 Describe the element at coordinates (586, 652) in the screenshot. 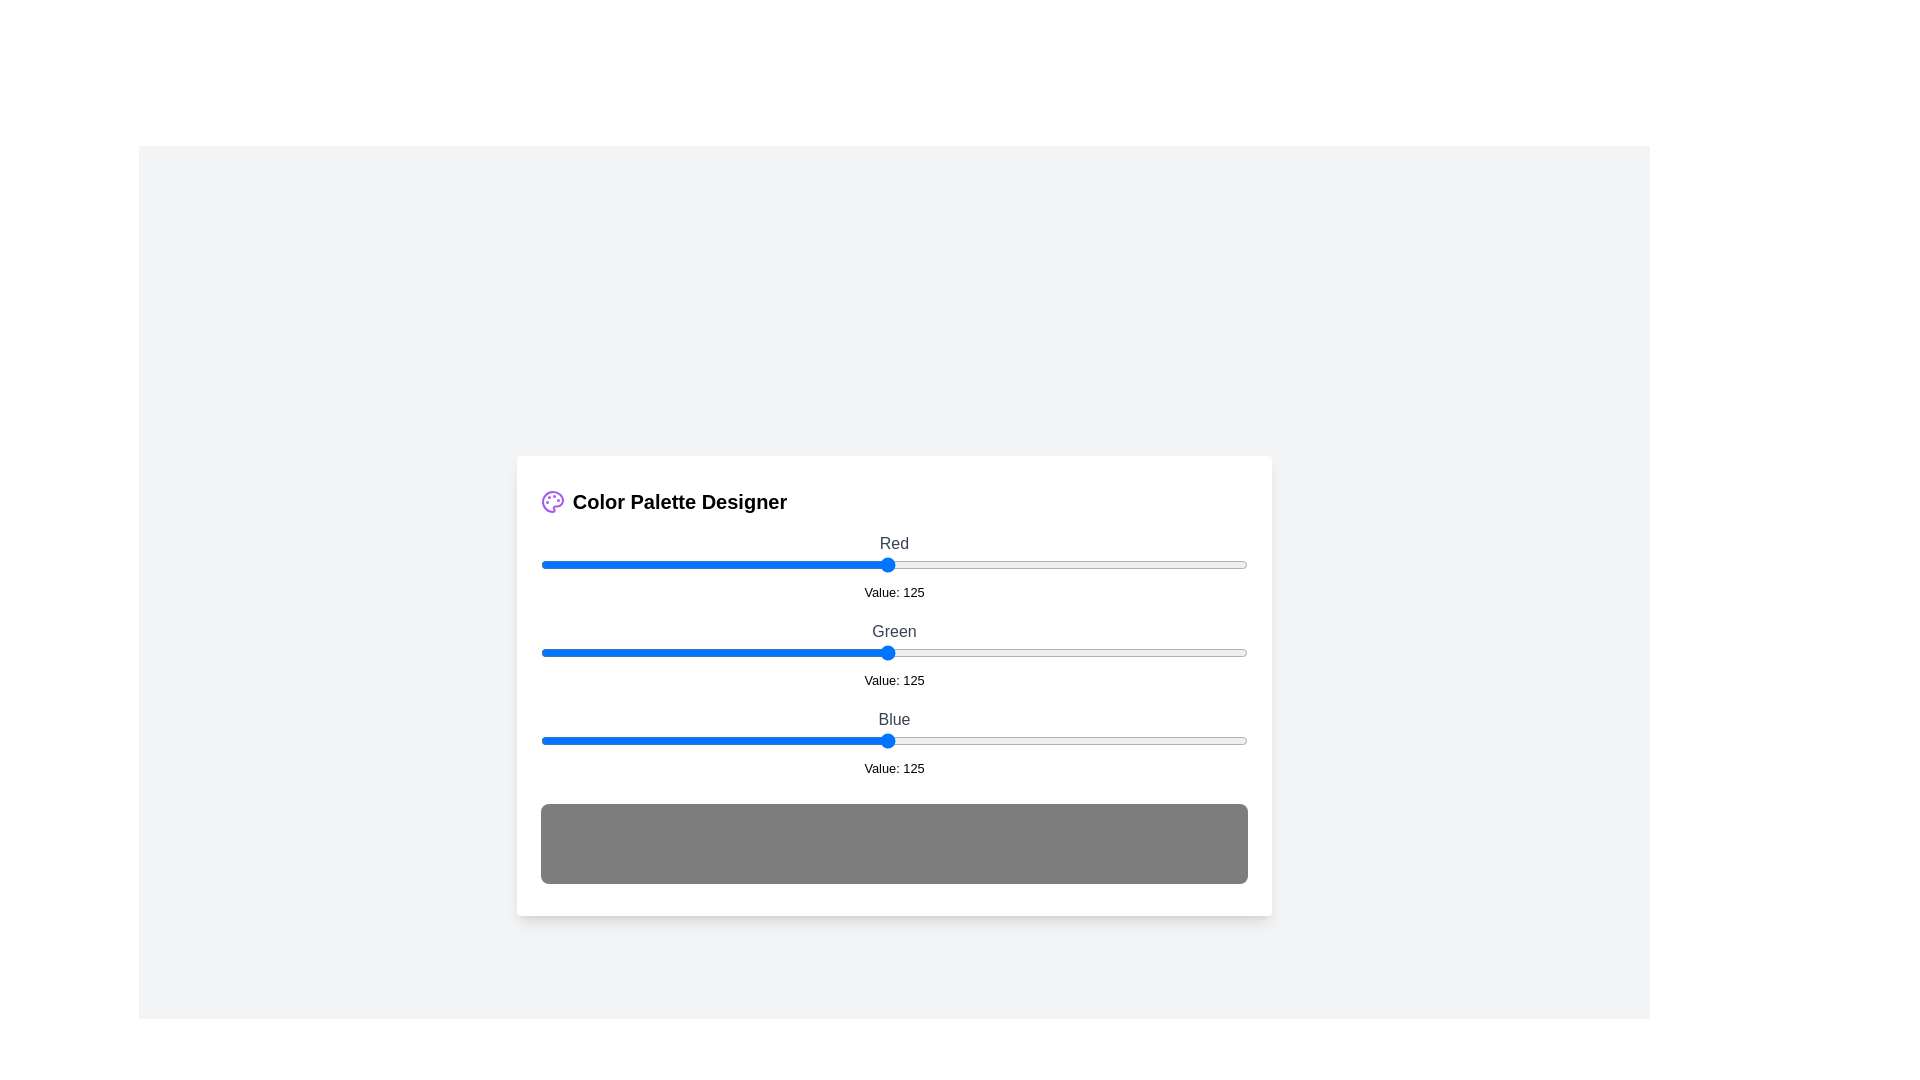

I see `the 1 slider to 17 to observe the updated color preview` at that location.